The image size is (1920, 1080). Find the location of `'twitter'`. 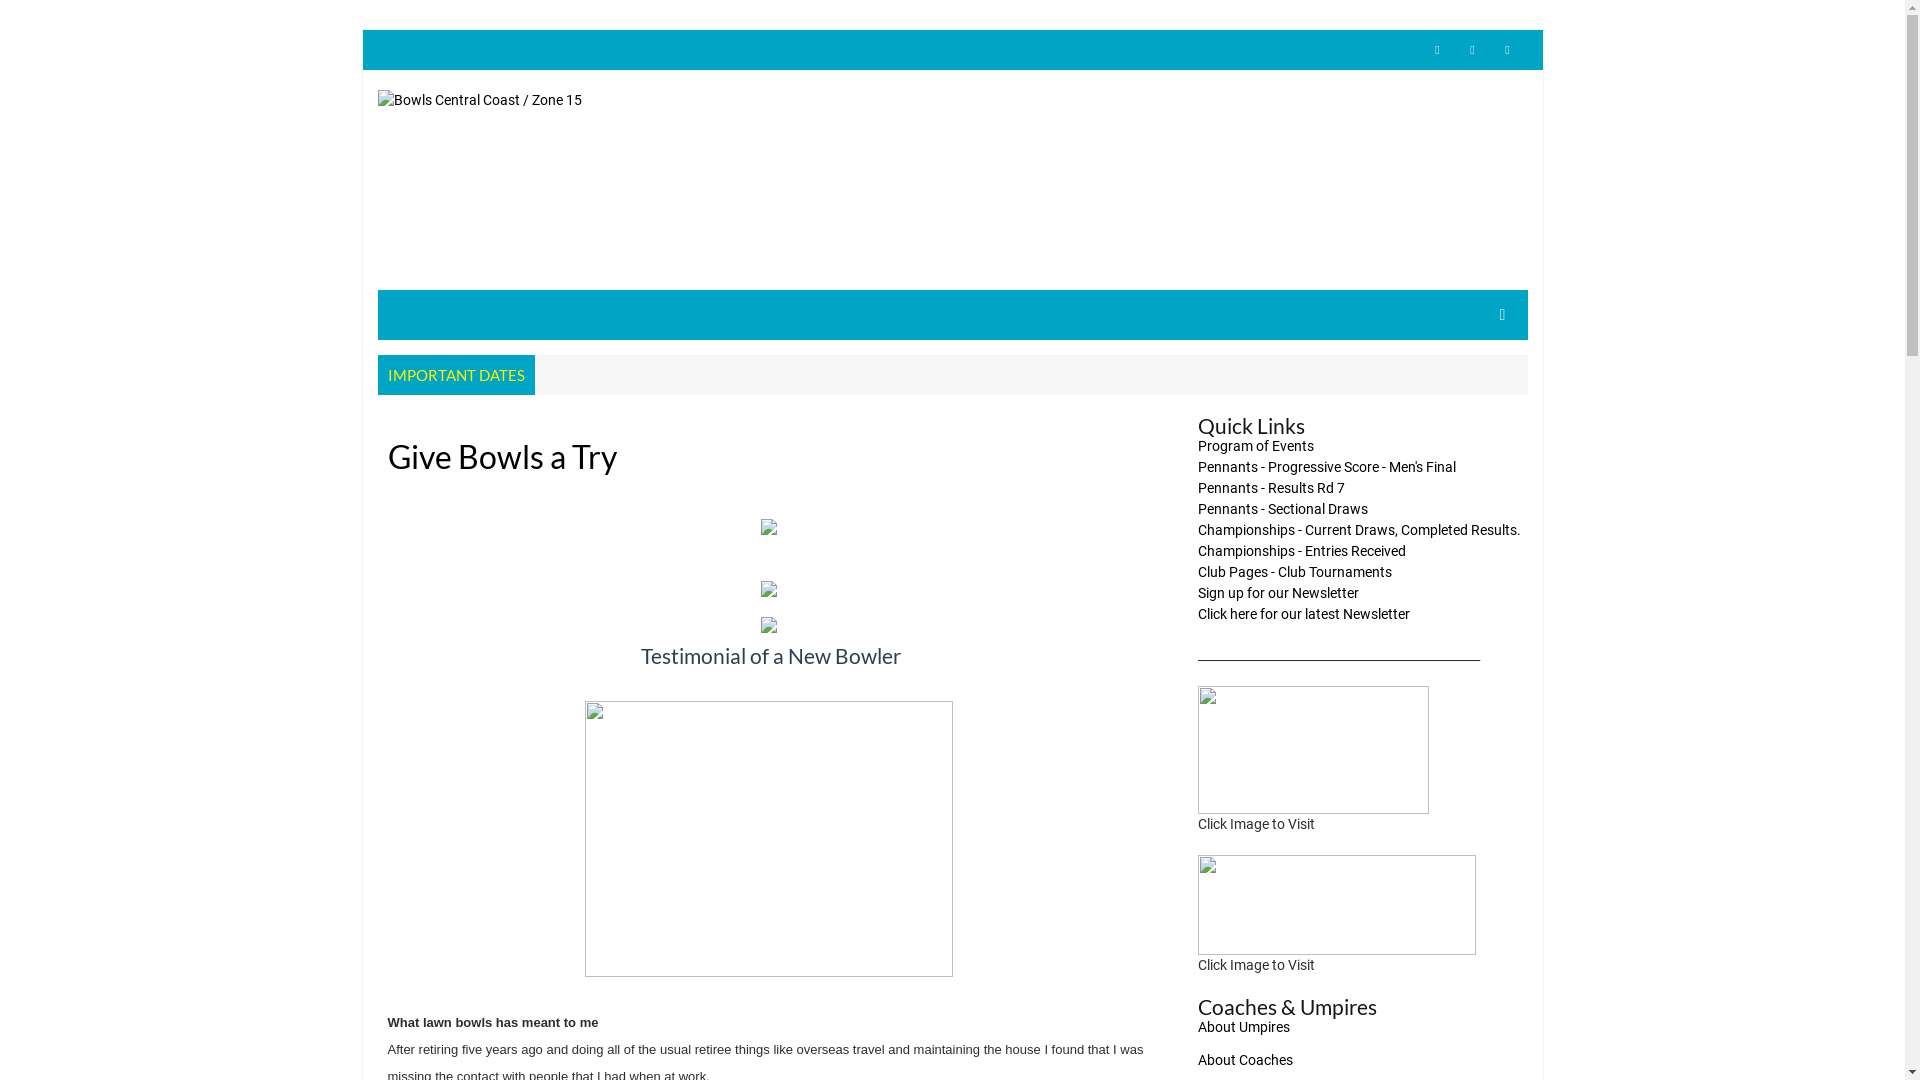

'twitter' is located at coordinates (1435, 49).